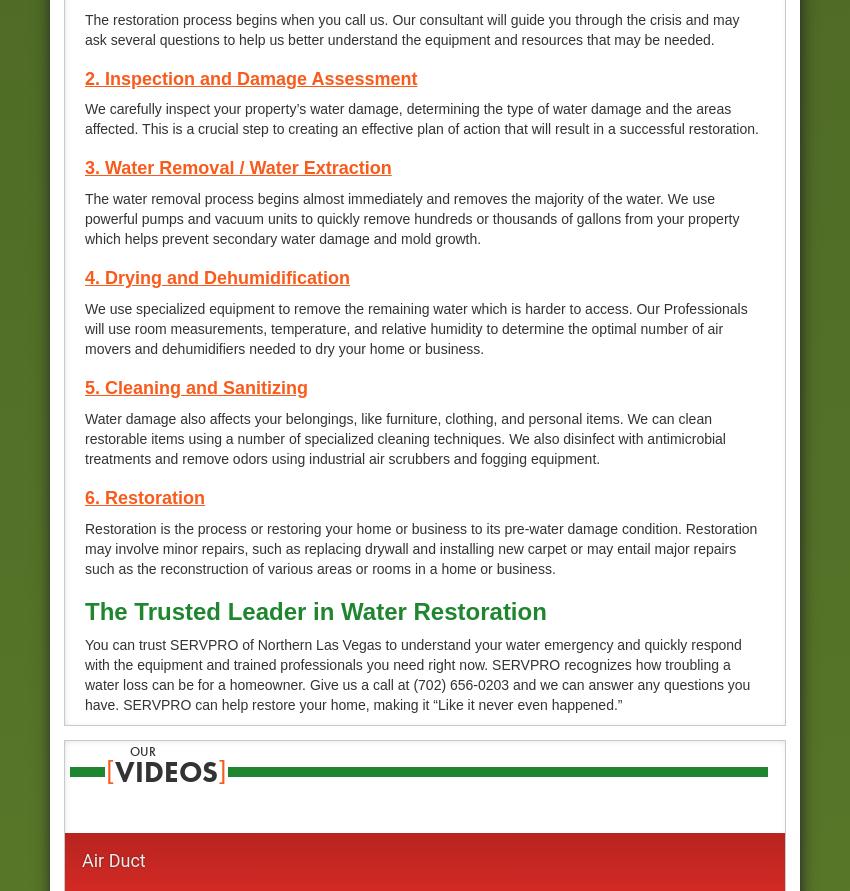 Image resolution: width=850 pixels, height=891 pixels. Describe the element at coordinates (421, 118) in the screenshot. I see `'We carefully inspect your property’s water damage, determining the type of water damage and the areas affected. This is a crucial step to creating an effective plan of action that will result in a successful restoration.'` at that location.